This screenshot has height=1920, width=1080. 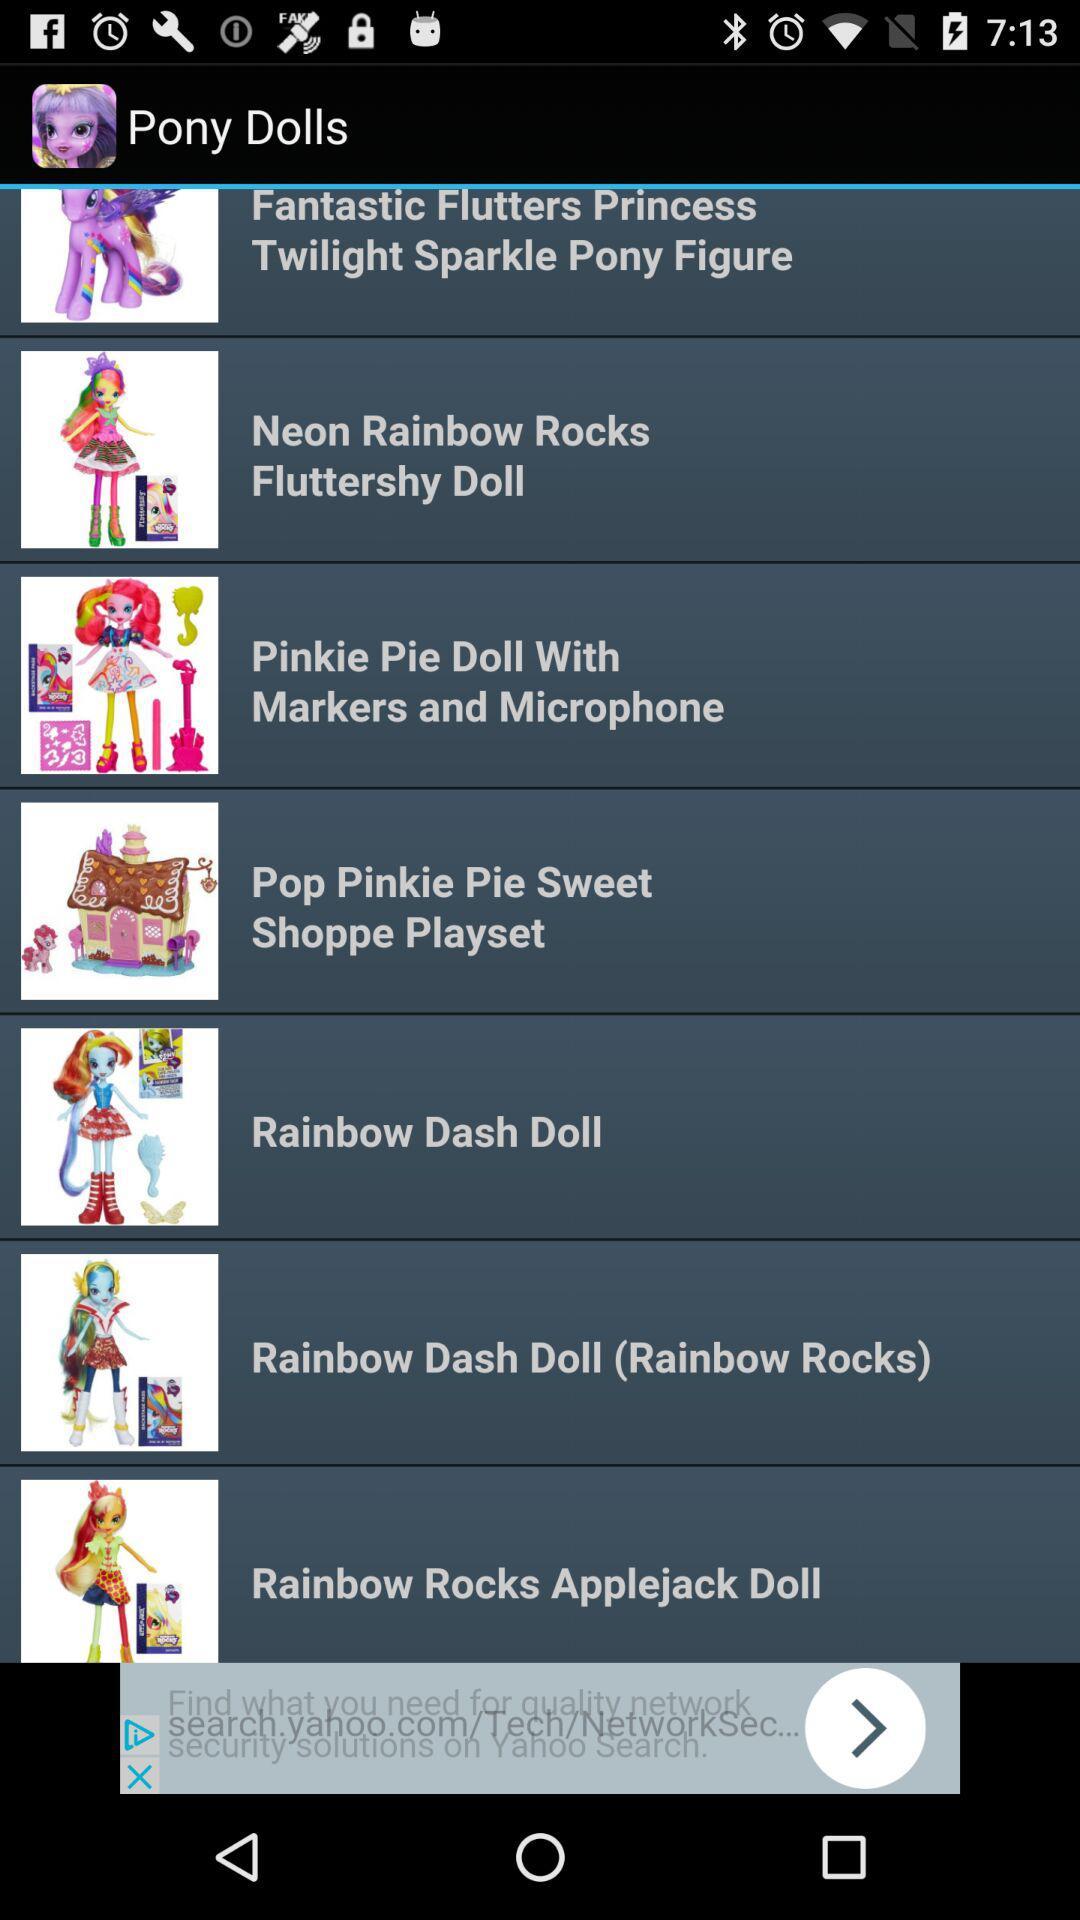 I want to click on song, so click(x=540, y=924).